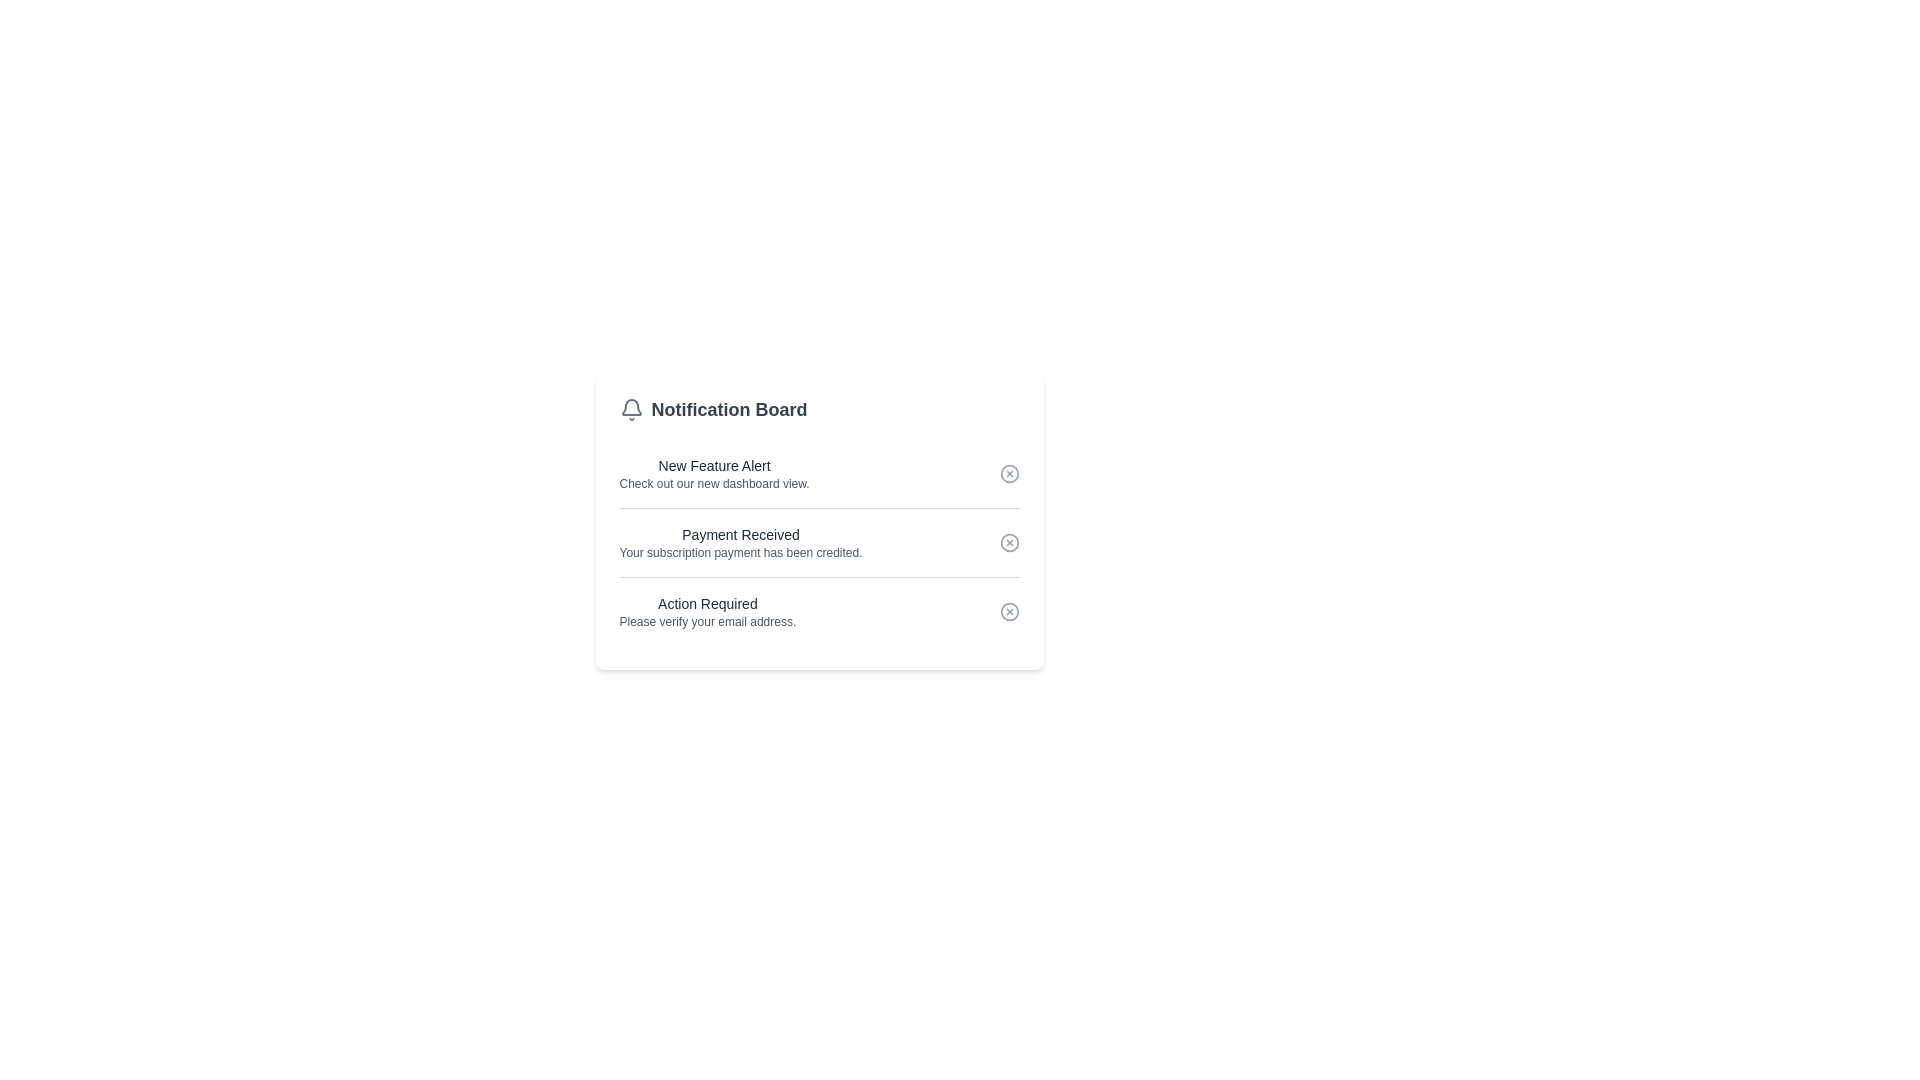  What do you see at coordinates (1009, 474) in the screenshot?
I see `the circle icon in the delete button of the first row in the 'Notification Board' UI` at bounding box center [1009, 474].